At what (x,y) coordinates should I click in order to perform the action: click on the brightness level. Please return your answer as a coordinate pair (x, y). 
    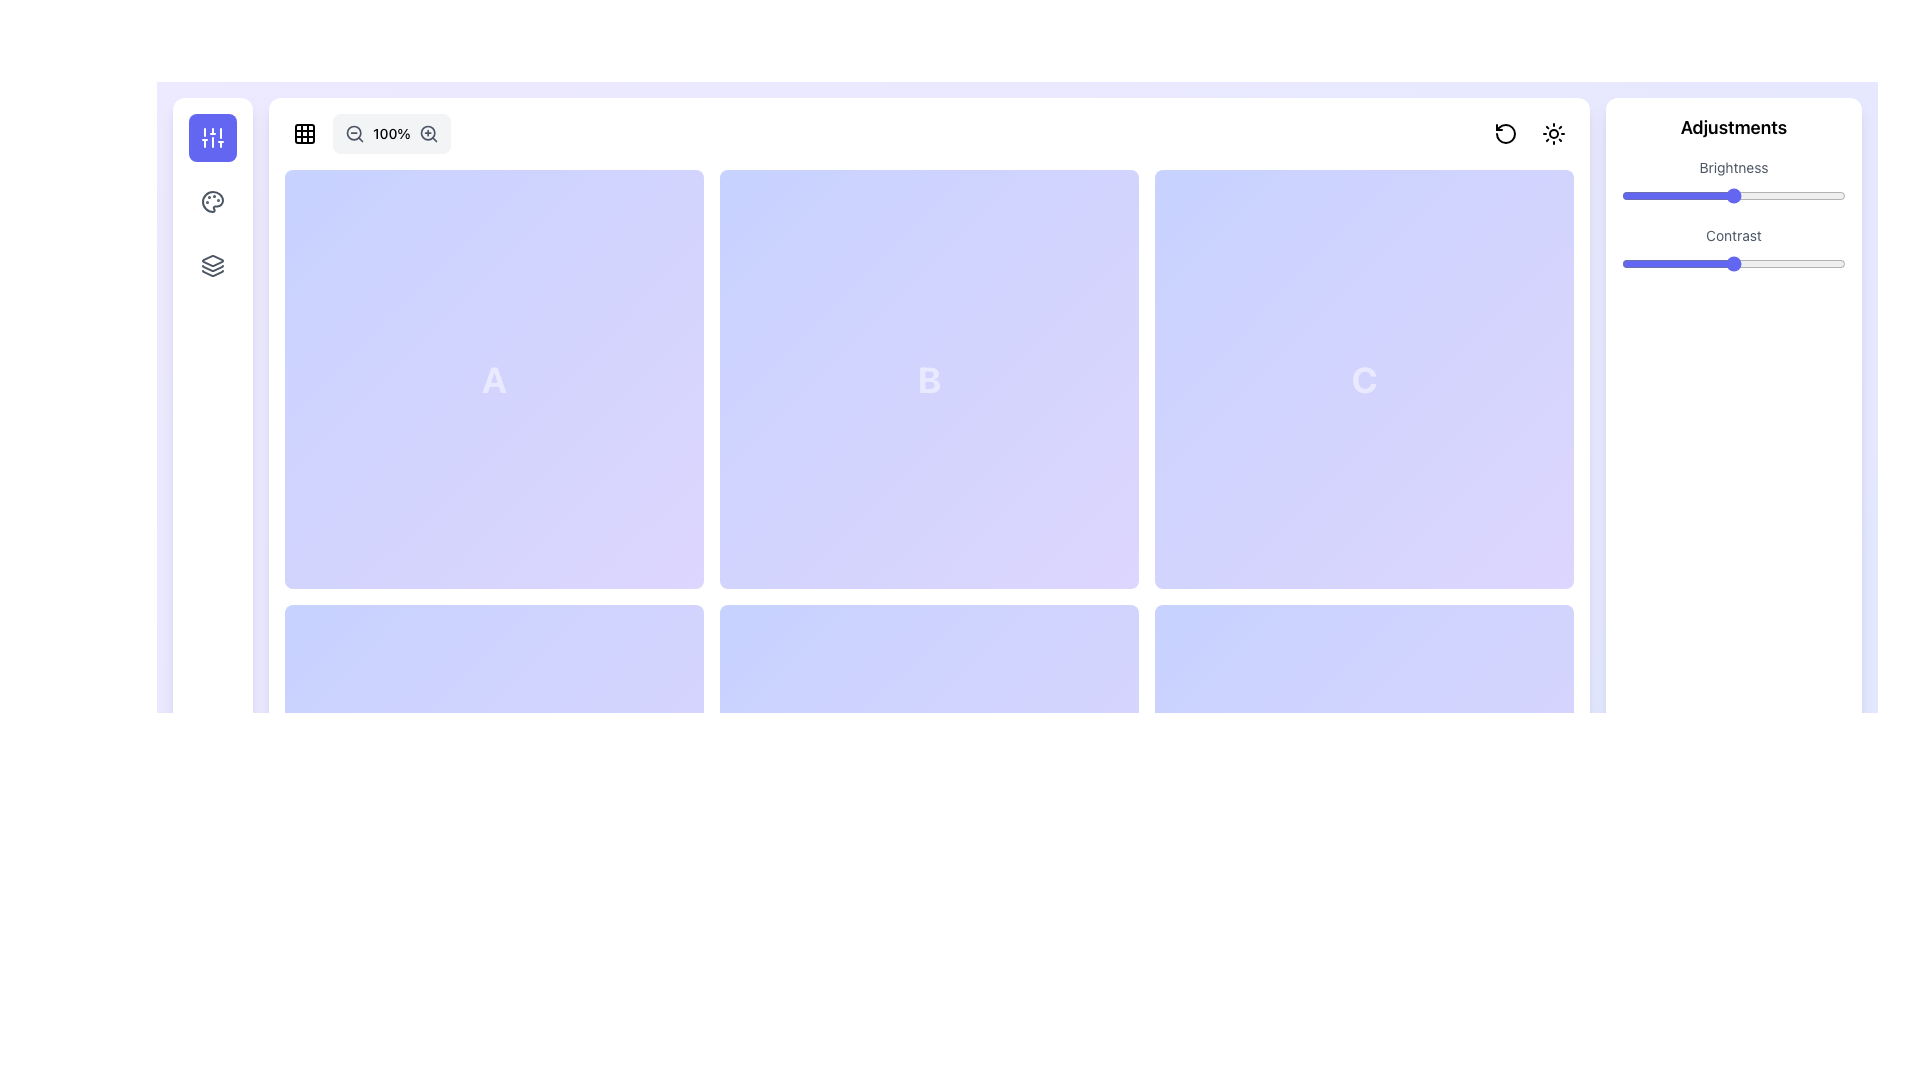
    Looking at the image, I should click on (1721, 196).